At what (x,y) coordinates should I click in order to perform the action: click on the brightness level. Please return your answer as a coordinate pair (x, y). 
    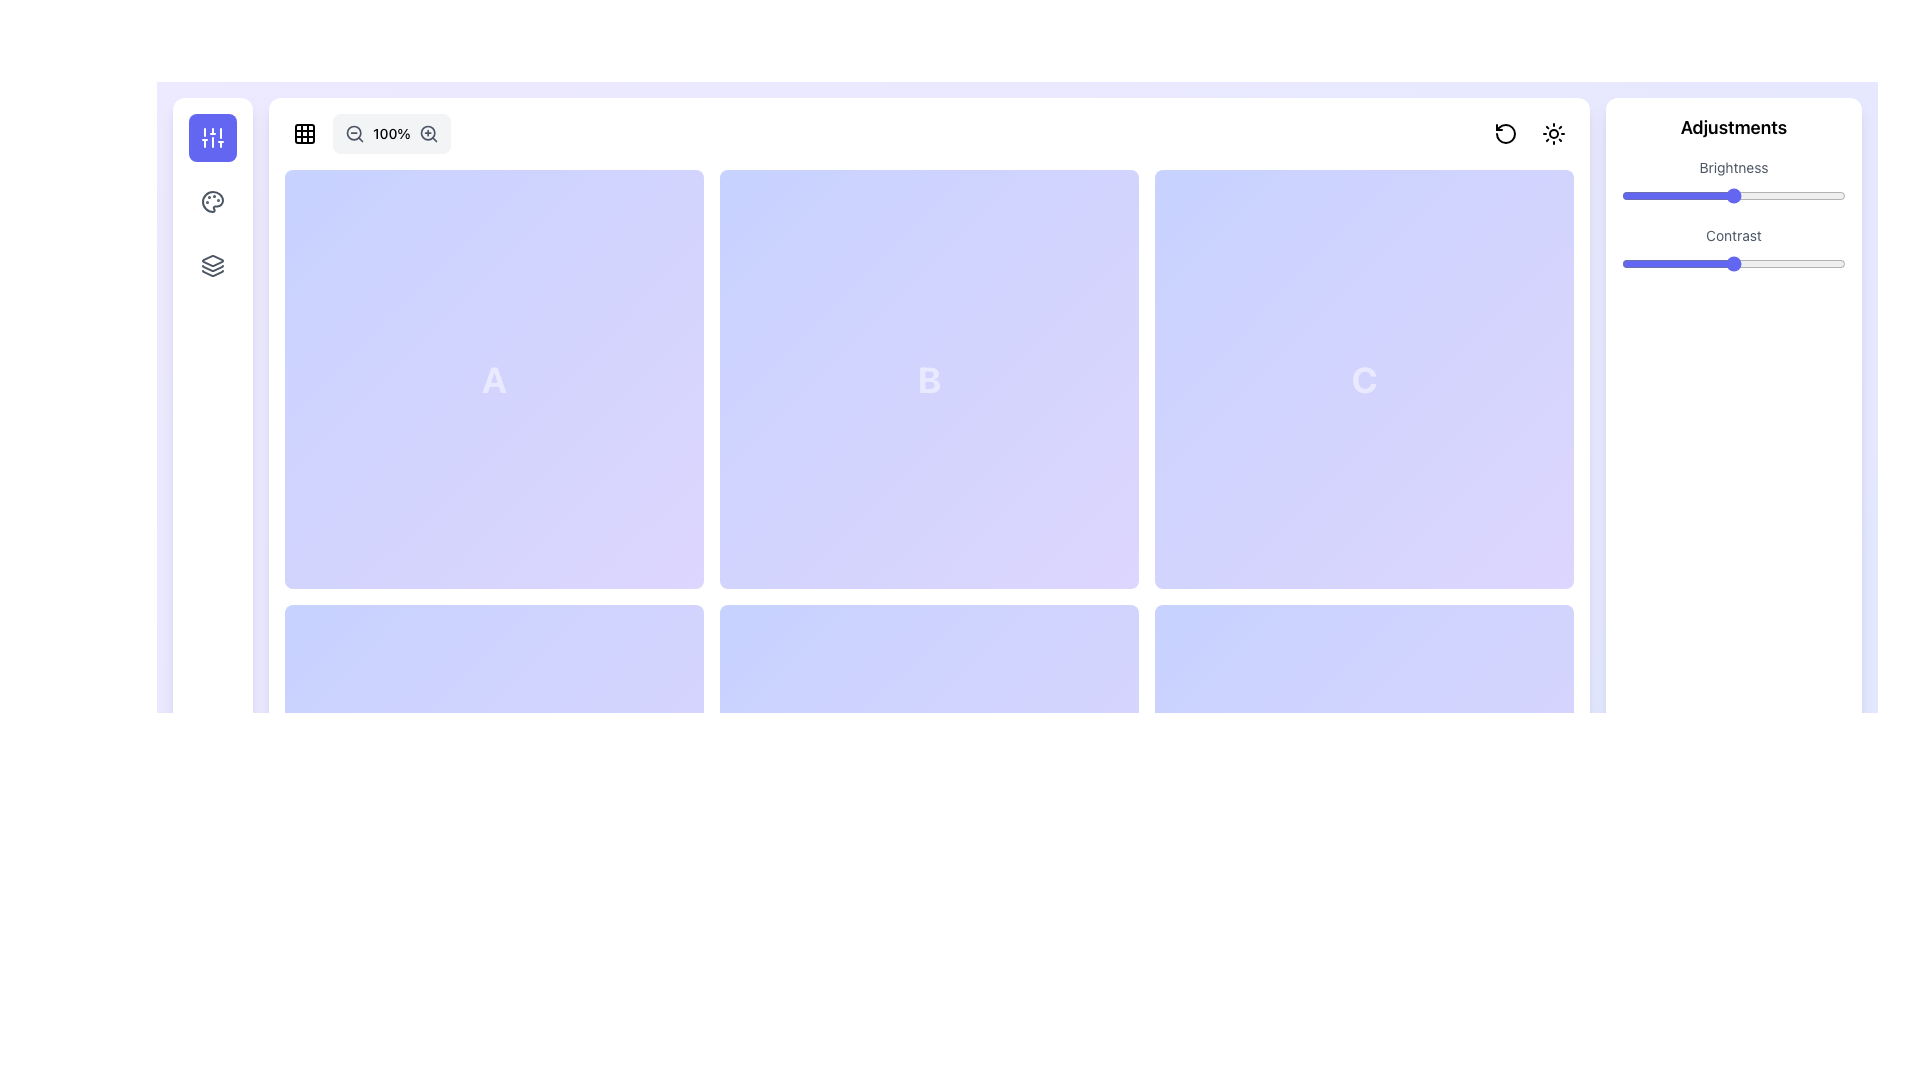
    Looking at the image, I should click on (1721, 196).